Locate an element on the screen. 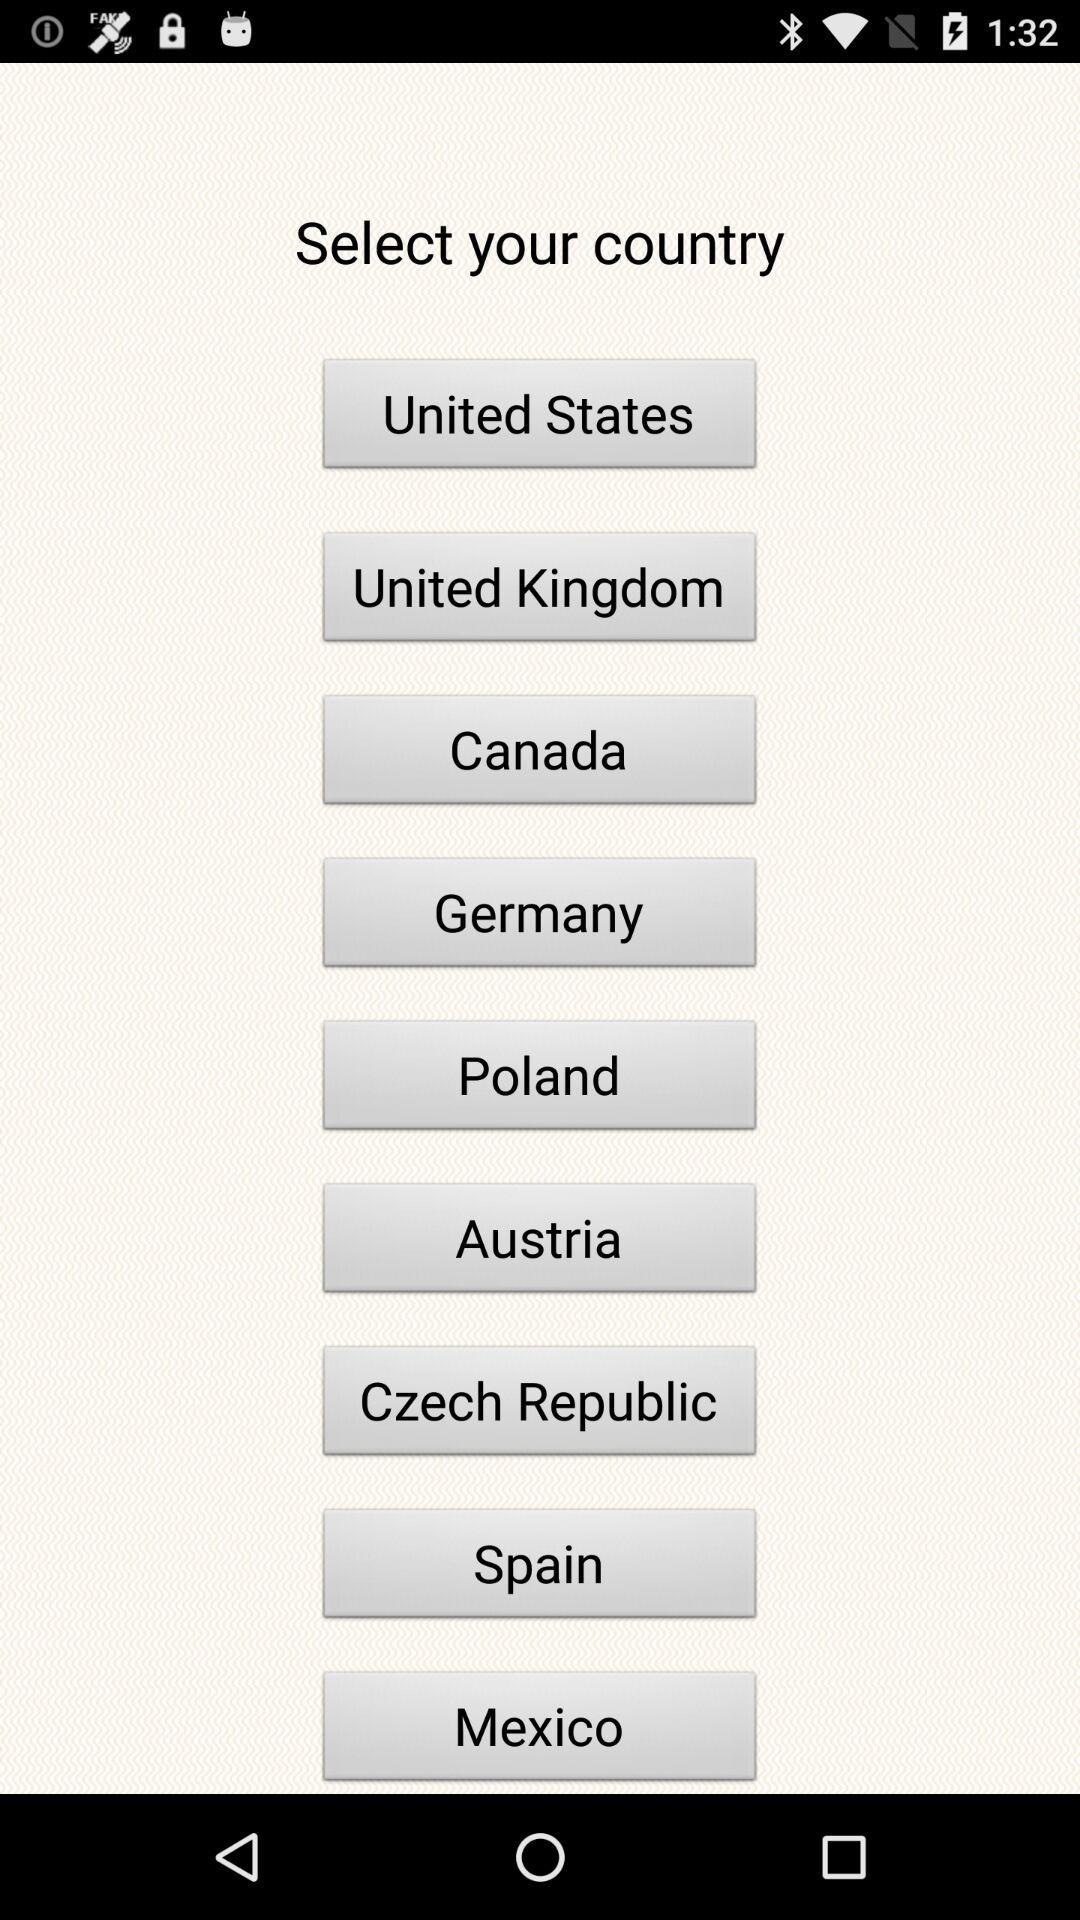  the poland icon is located at coordinates (540, 1079).